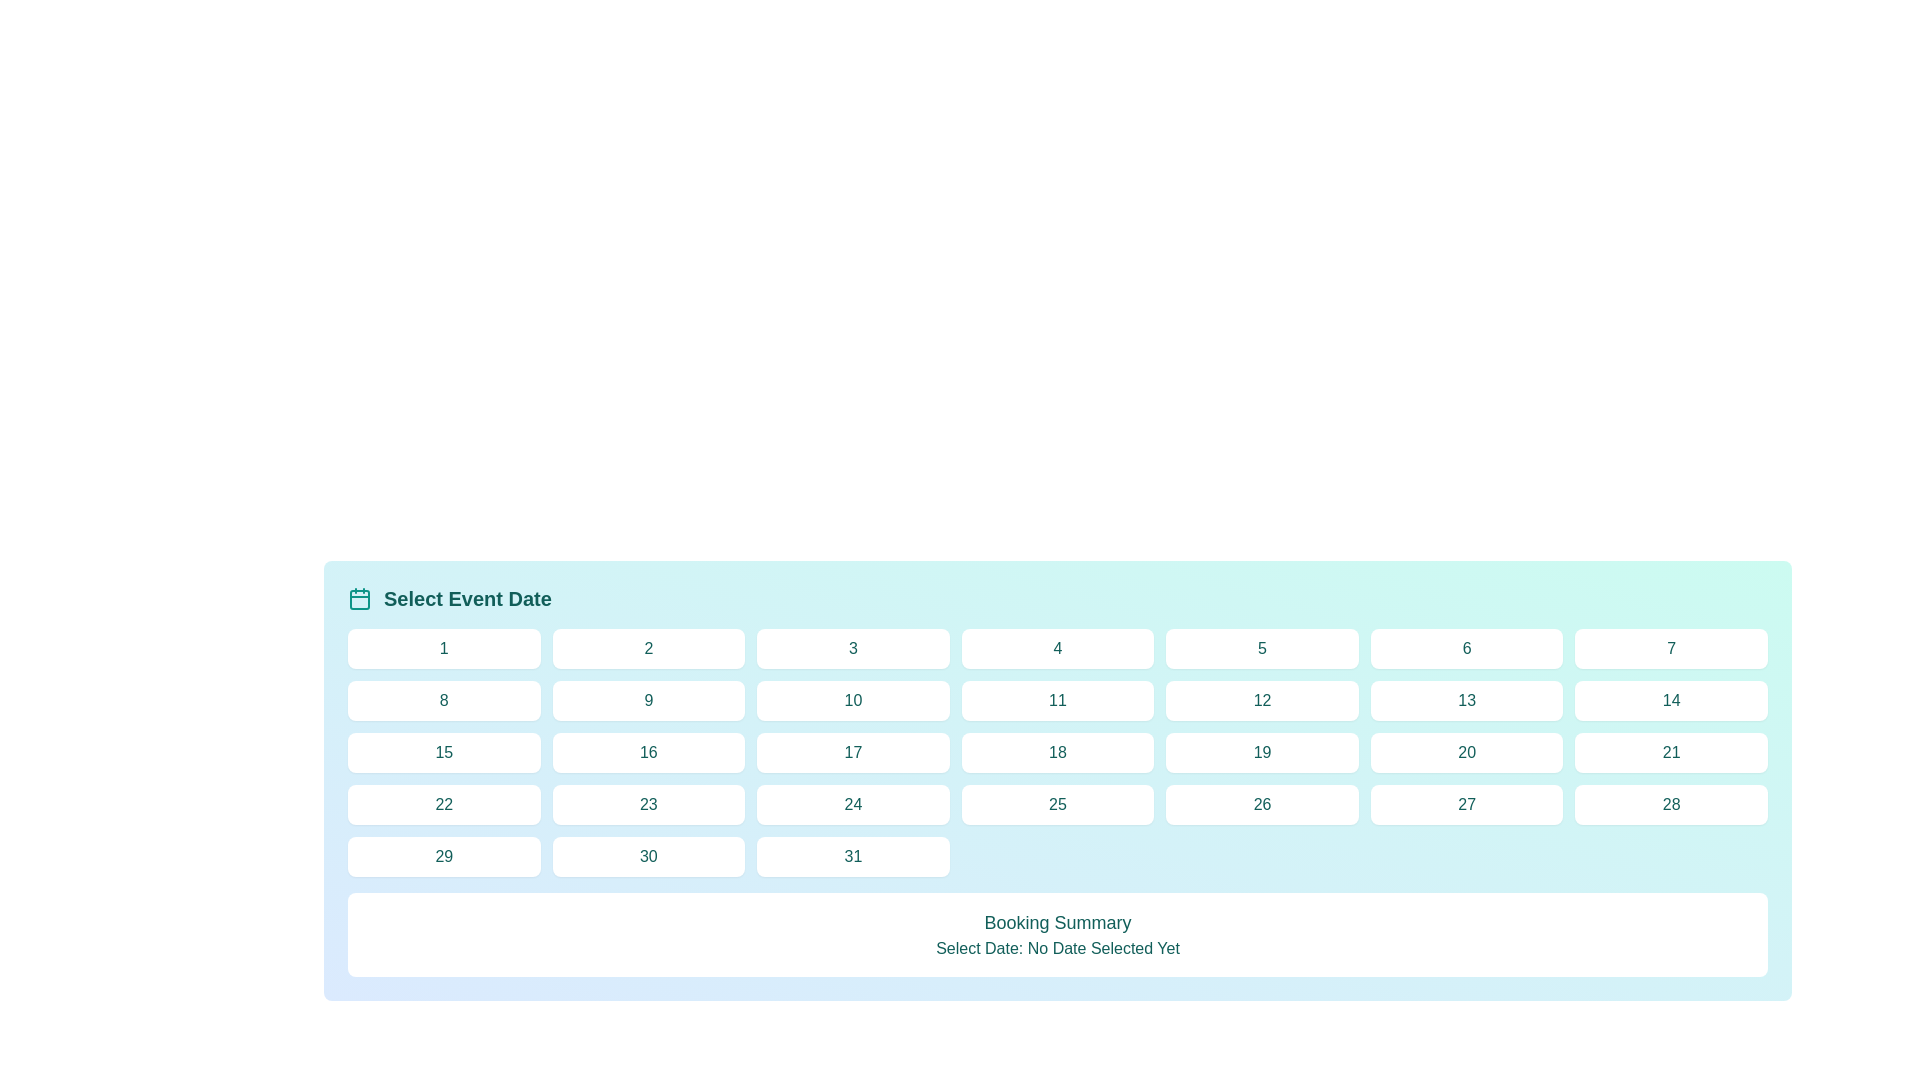 The width and height of the screenshot is (1920, 1080). I want to click on the square button with a white background and teal text displaying the number '14', so click(1671, 700).